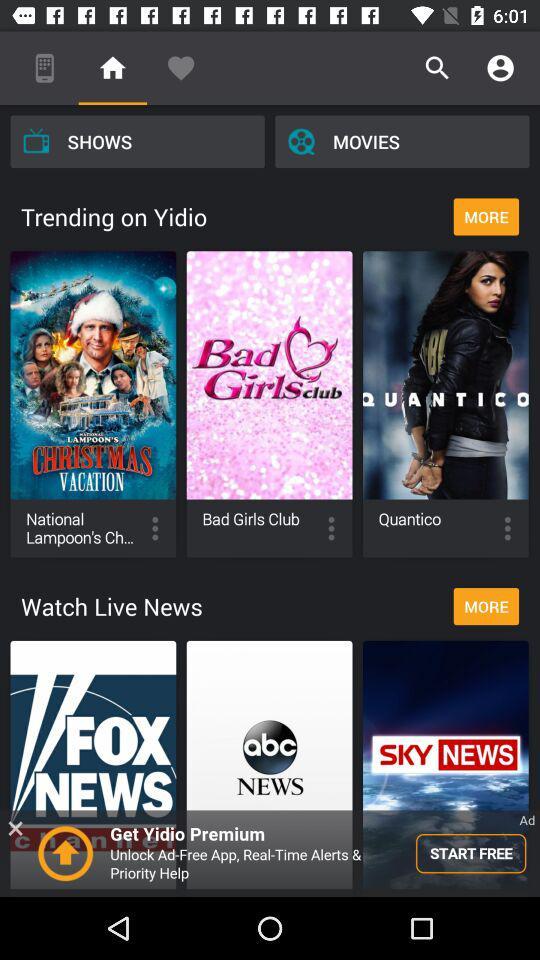 This screenshot has height=960, width=540. What do you see at coordinates (136, 140) in the screenshot?
I see `icon next to movies icon` at bounding box center [136, 140].